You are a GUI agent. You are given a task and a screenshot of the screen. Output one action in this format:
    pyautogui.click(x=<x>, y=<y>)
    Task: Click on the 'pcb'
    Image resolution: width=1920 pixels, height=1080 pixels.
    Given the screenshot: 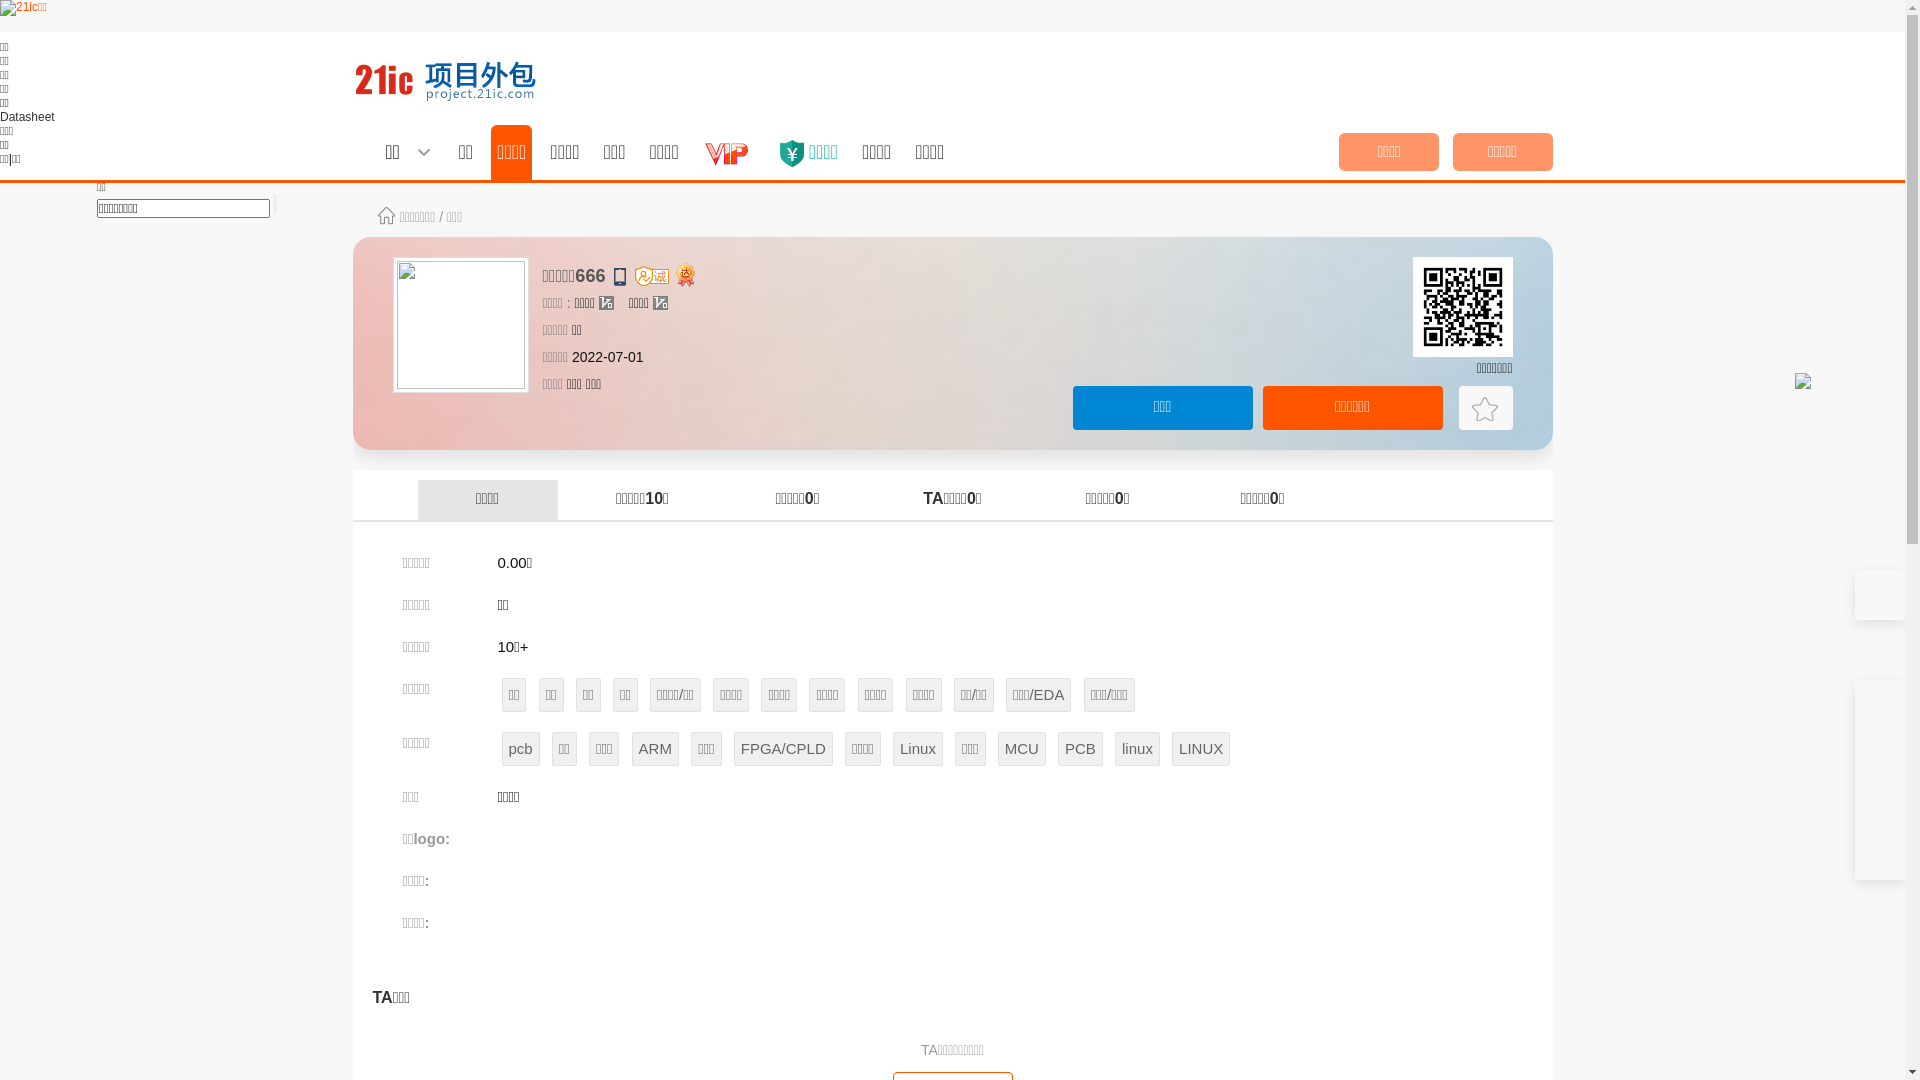 What is the action you would take?
    pyautogui.click(x=502, y=748)
    